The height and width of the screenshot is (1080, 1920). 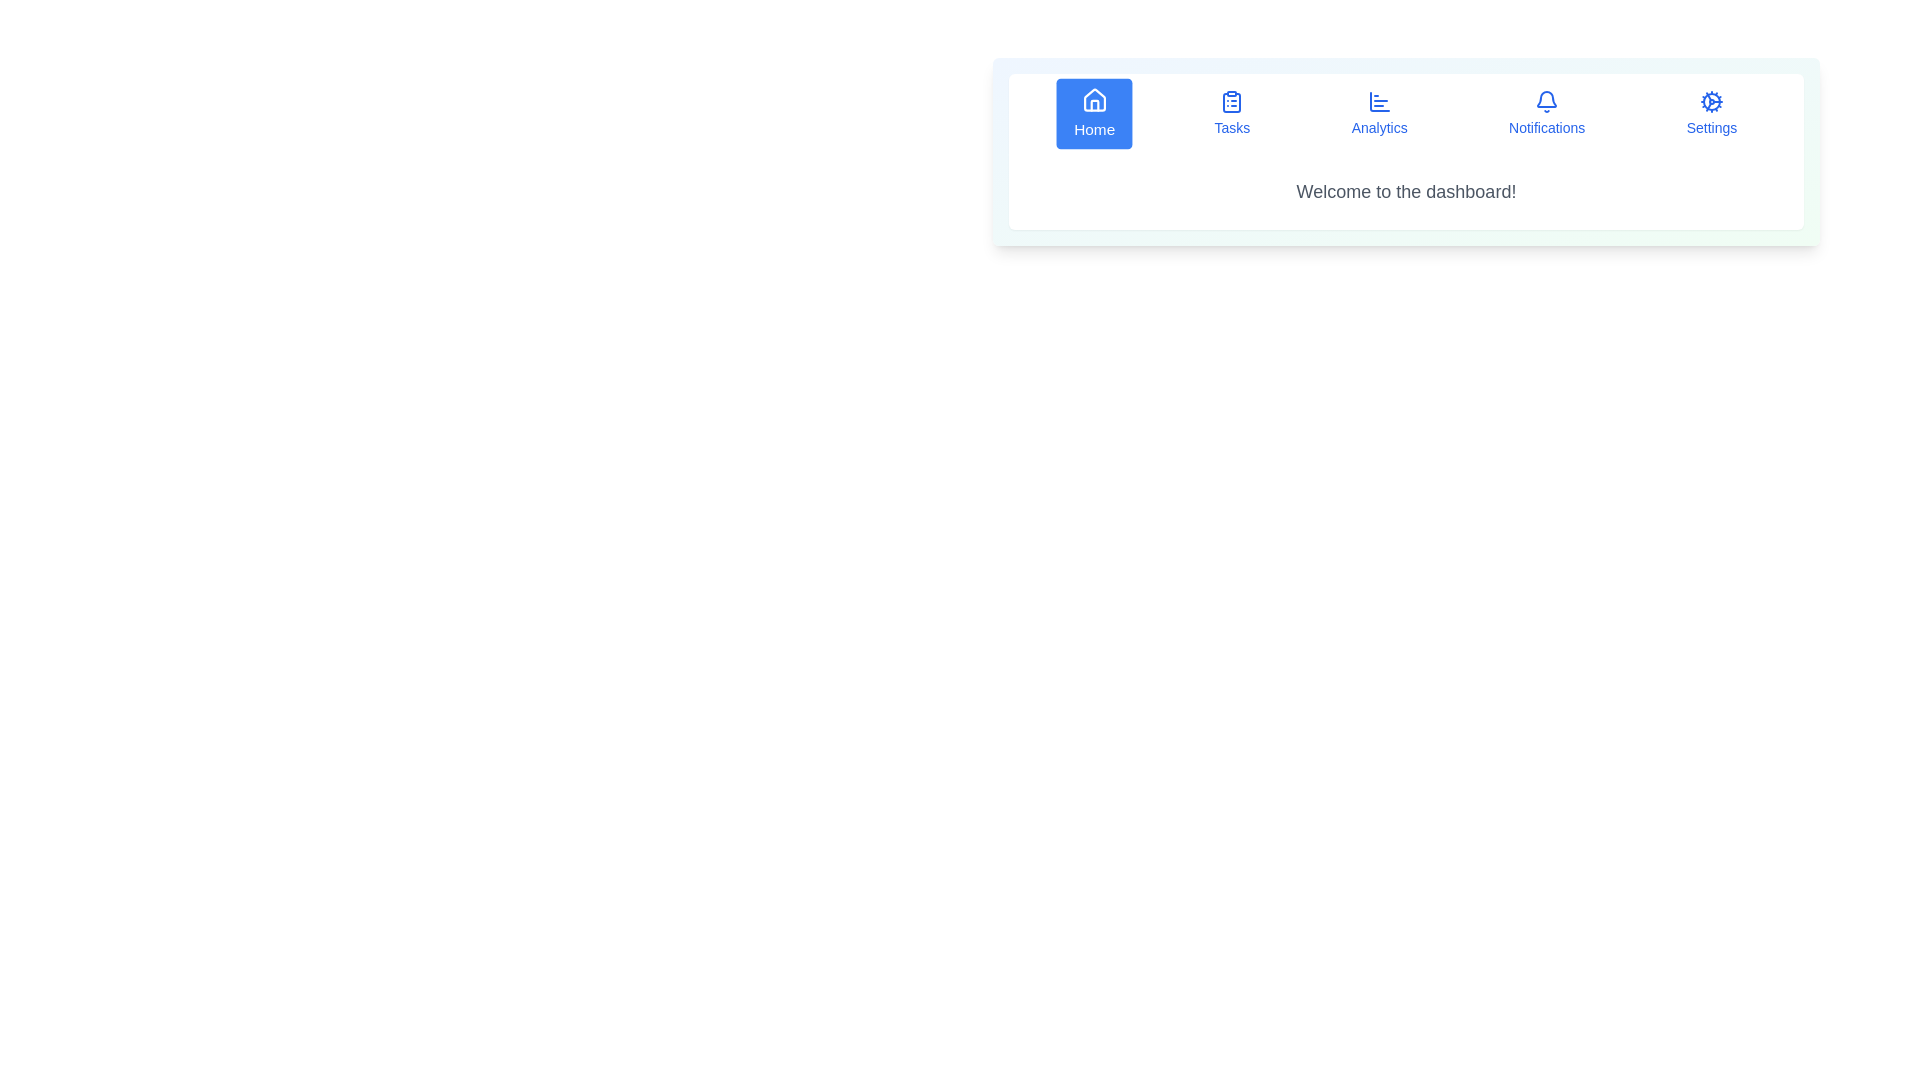 I want to click on the Home button, so click(x=1093, y=114).